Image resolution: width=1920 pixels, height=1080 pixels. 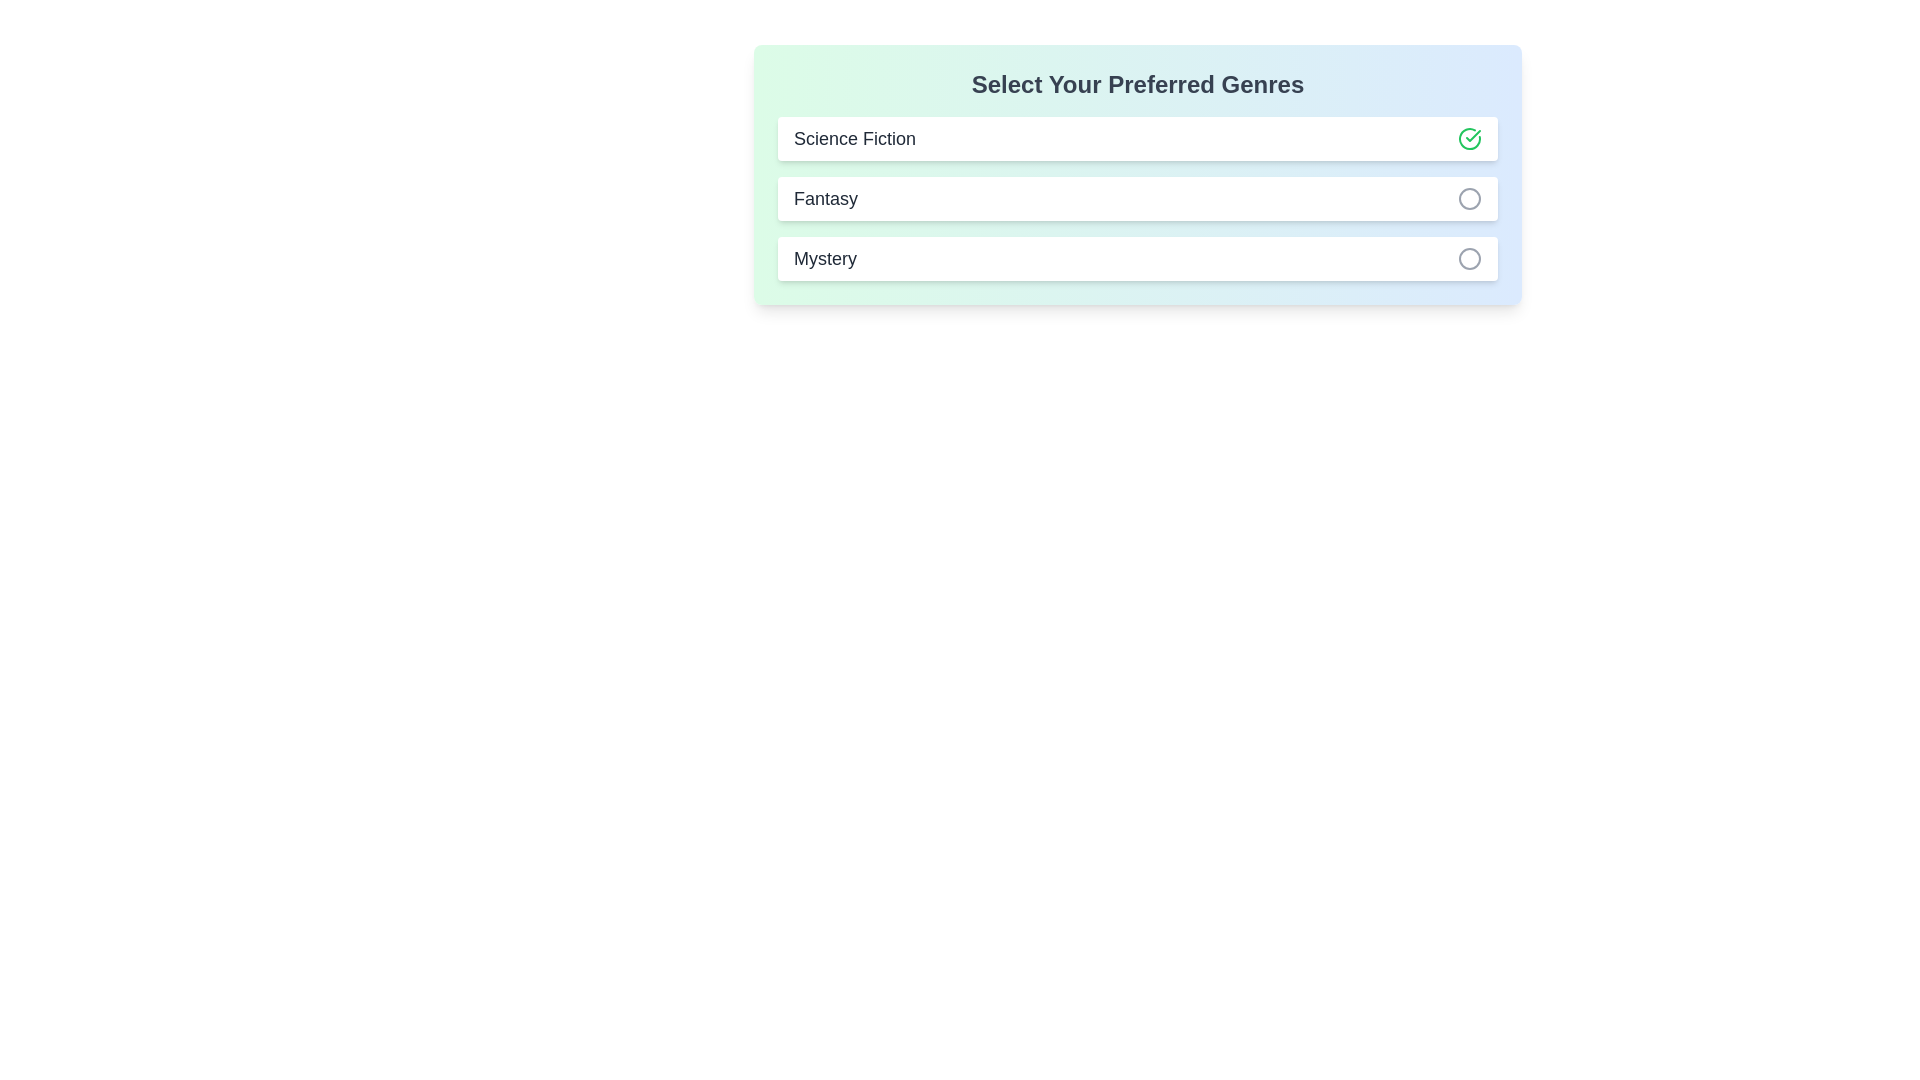 I want to click on the text of the genre label Science Fiction, so click(x=854, y=137).